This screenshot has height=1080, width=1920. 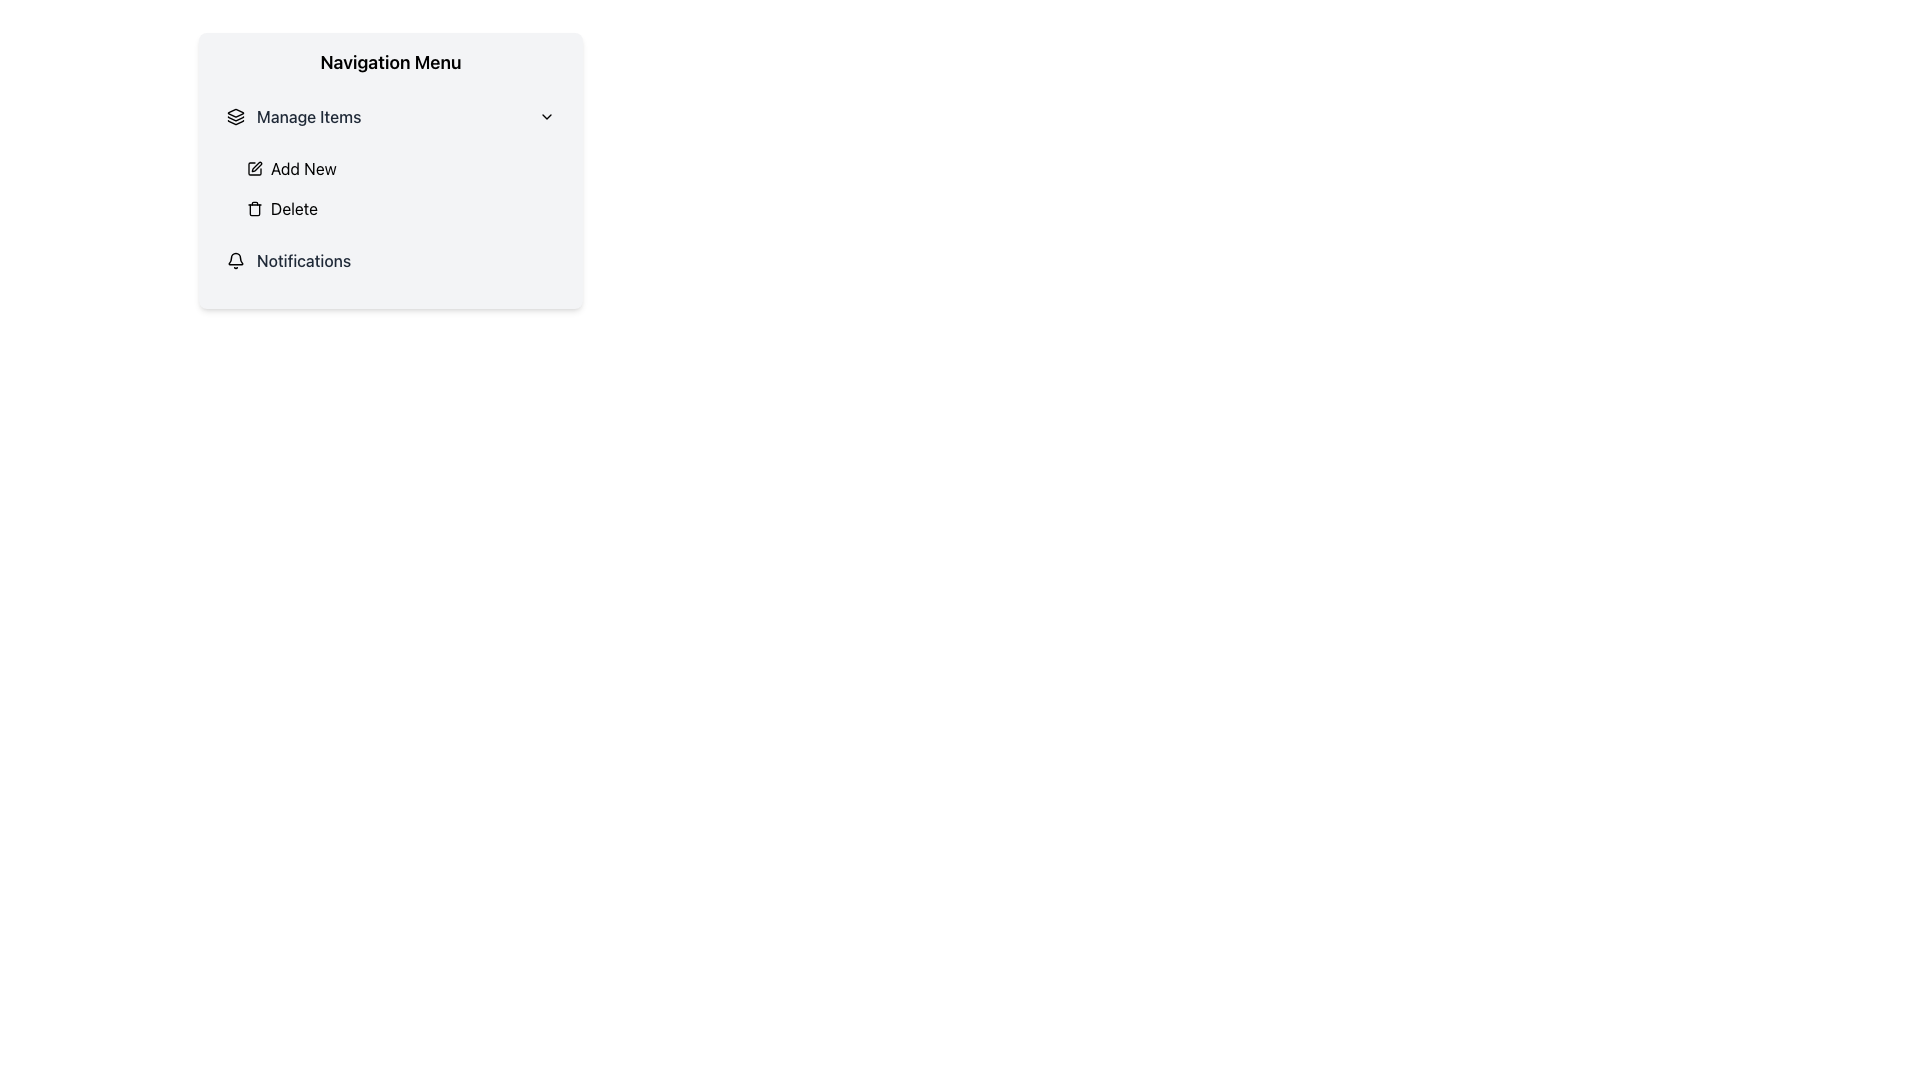 I want to click on the black icon consisting of three overlapping layers located to the left of the 'Manage Items' text, so click(x=235, y=116).